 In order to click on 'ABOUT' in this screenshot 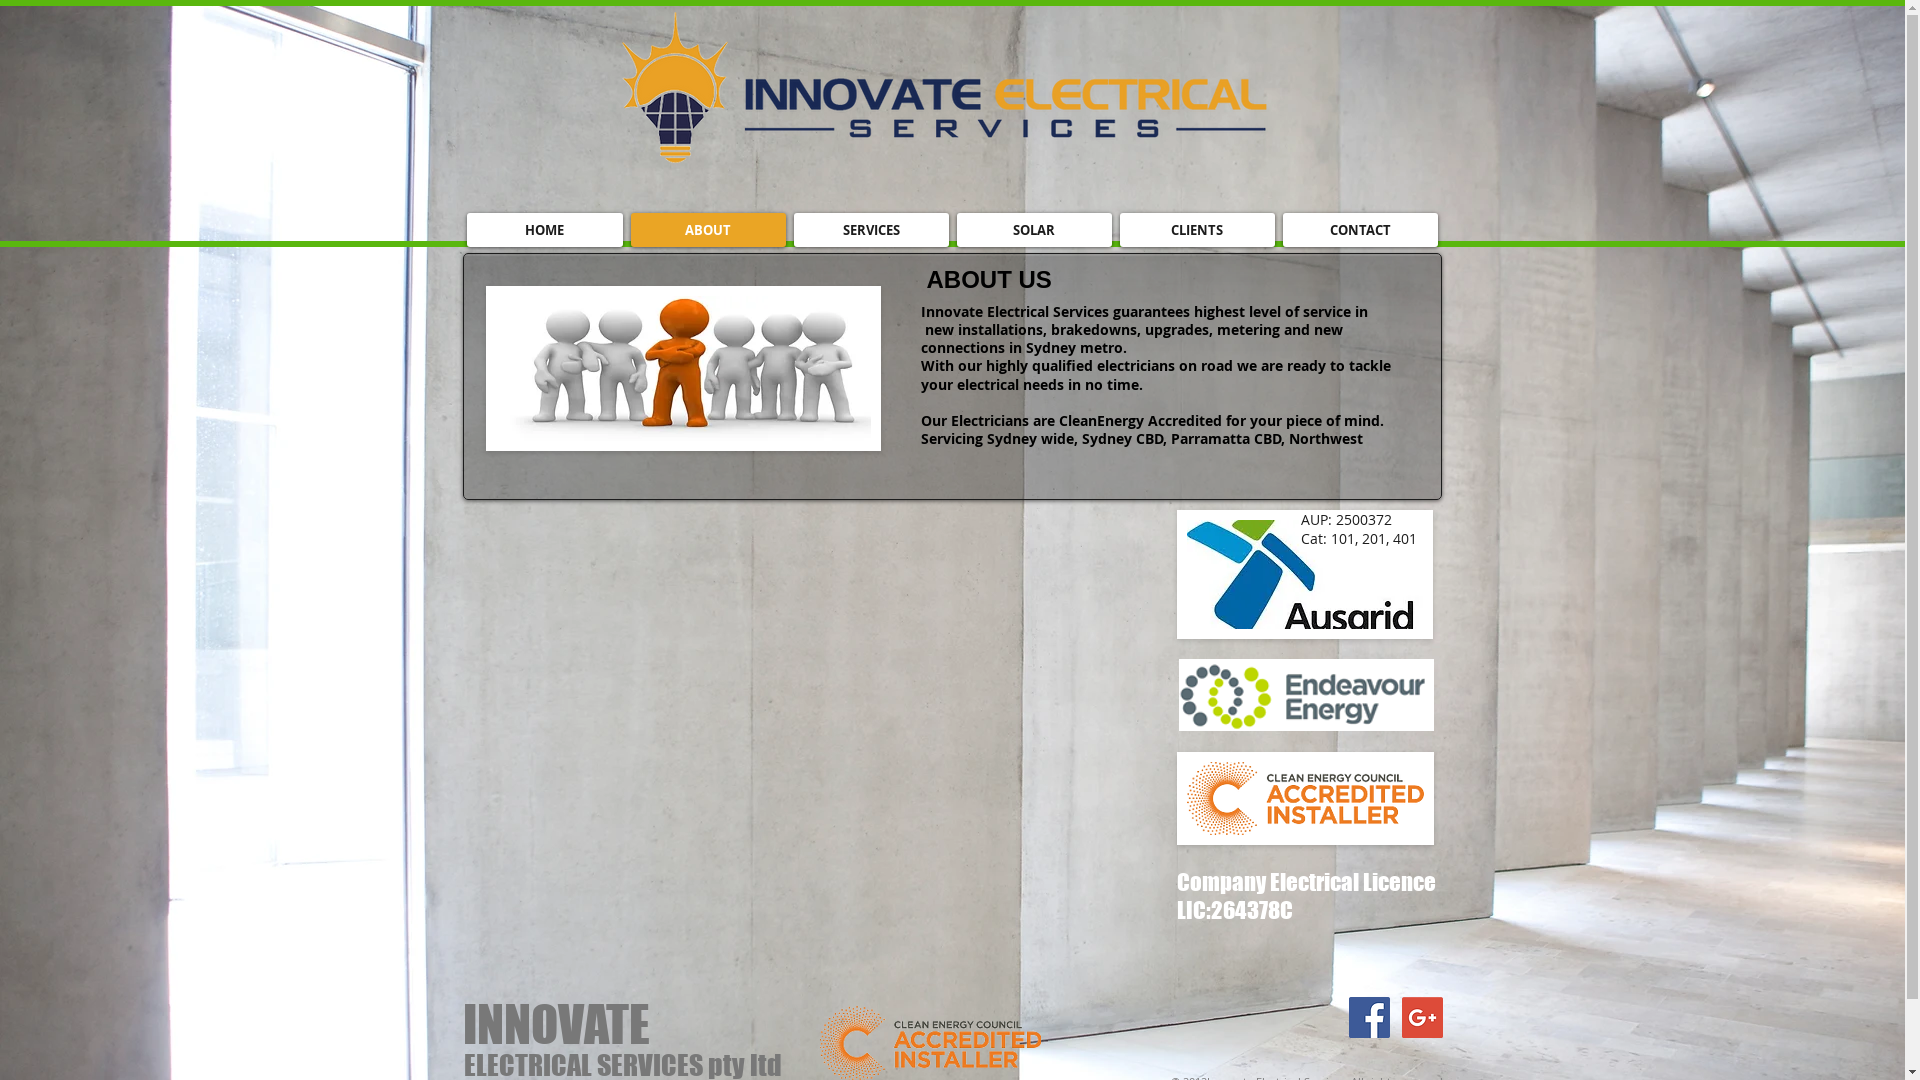, I will do `click(707, 229)`.